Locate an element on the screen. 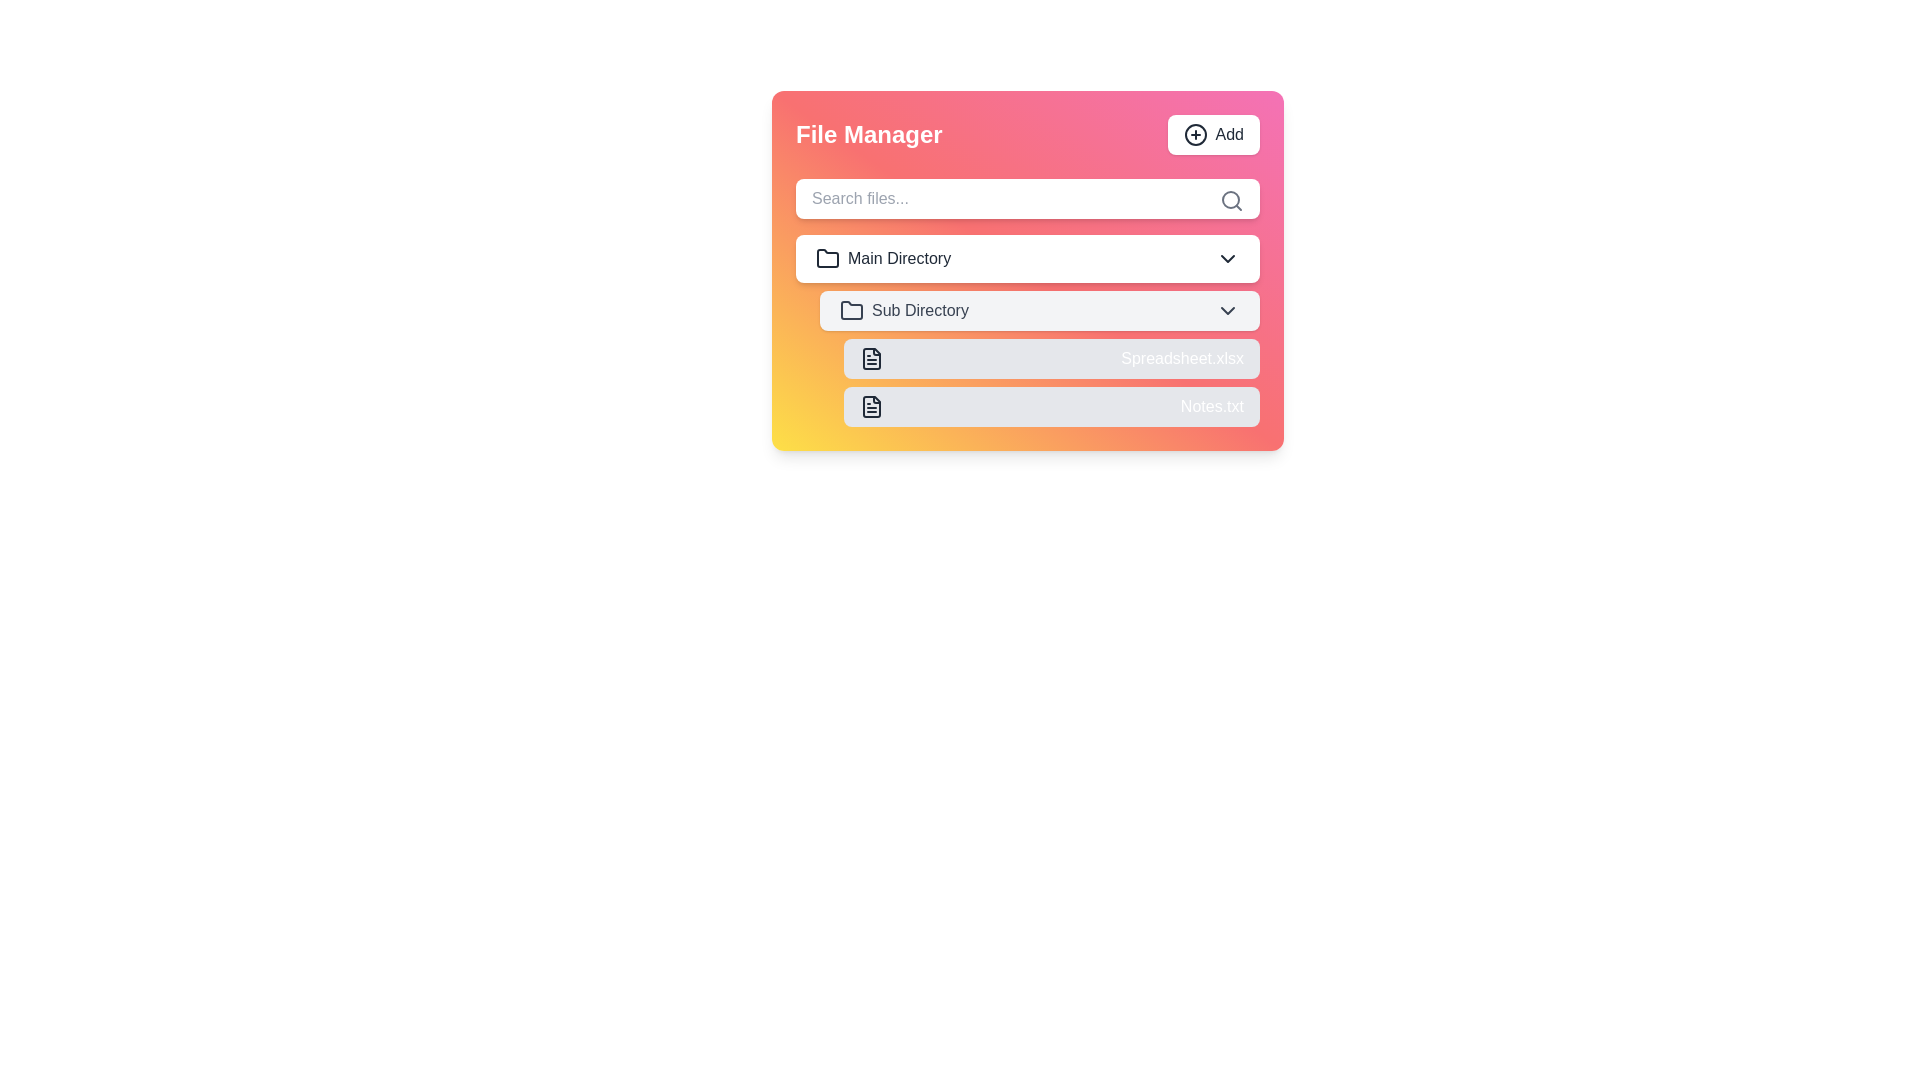 The width and height of the screenshot is (1920, 1080). the small file document icon with a folded corner, located in the highlighted row labeled 'Spreadsheet.xlsx' is located at coordinates (872, 357).